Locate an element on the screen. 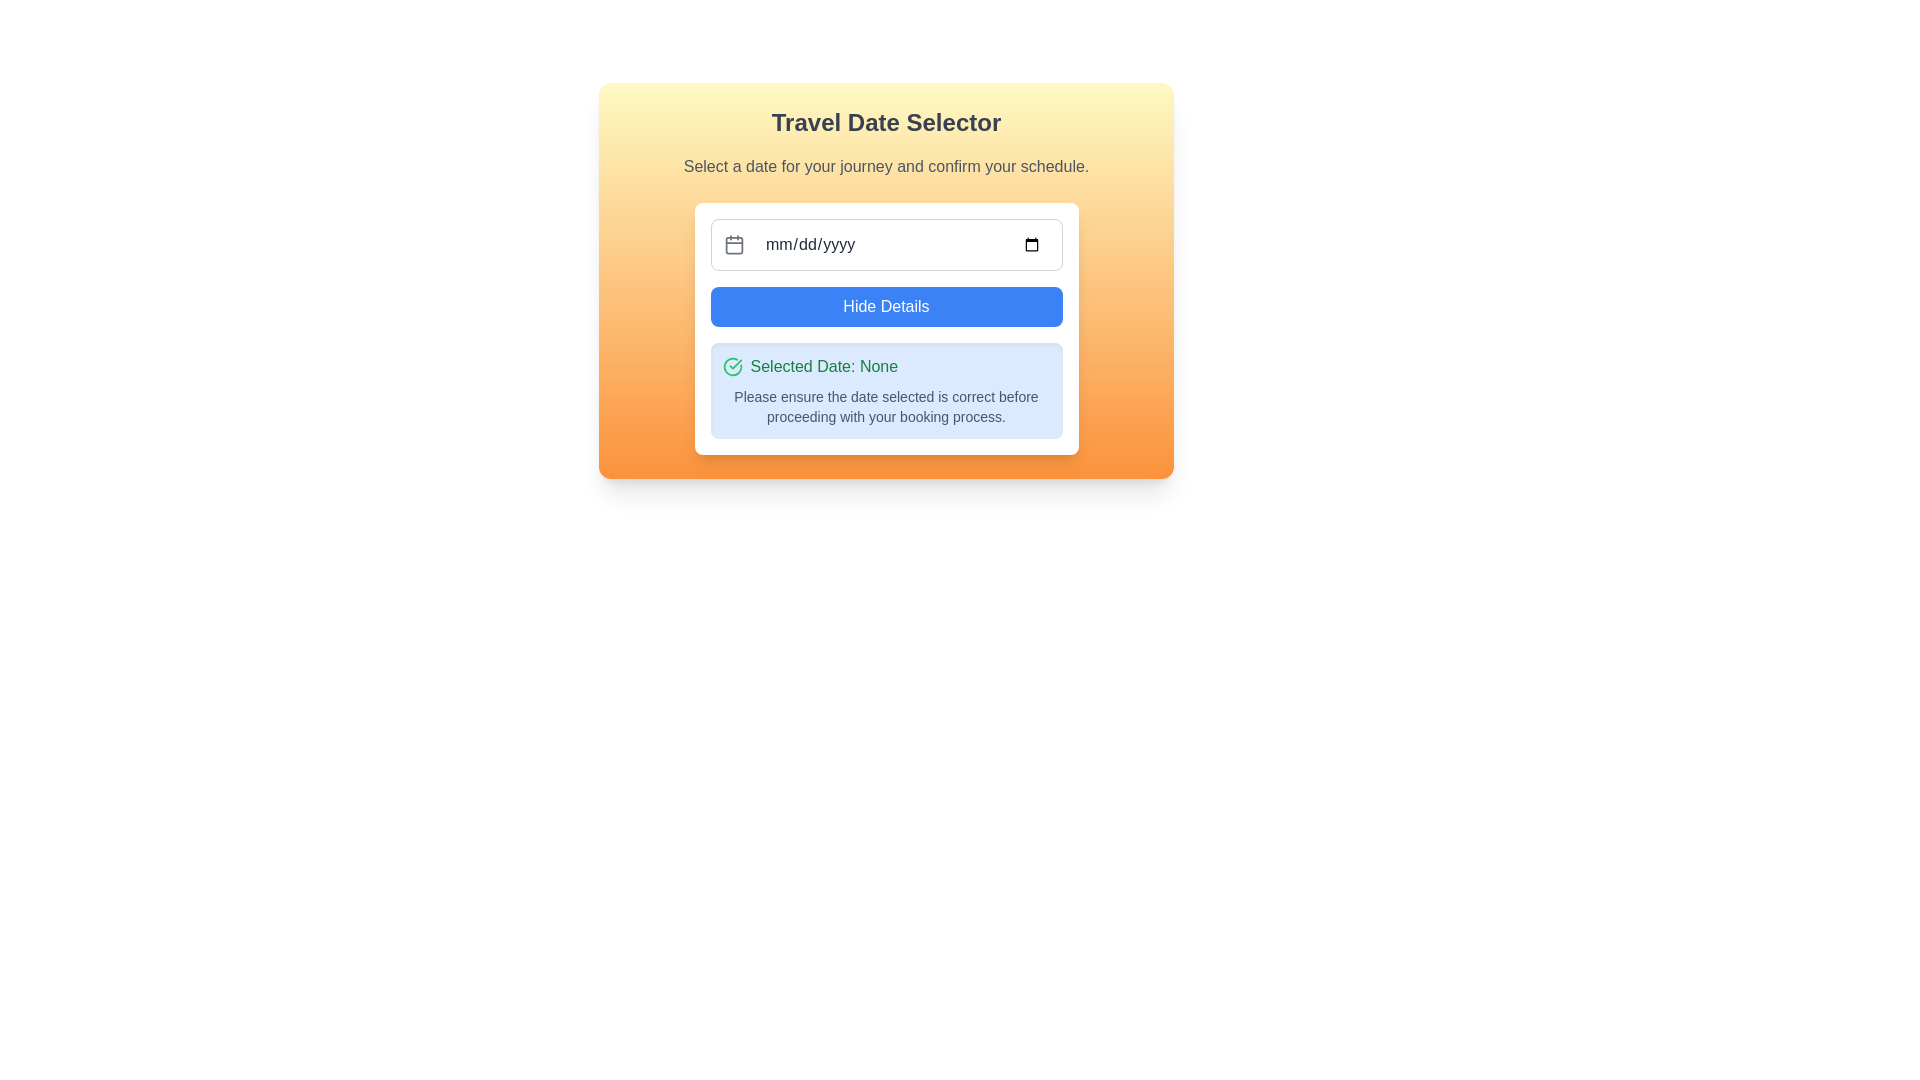  the decorative rectangle within the calendar icon, which enhances the date selection feature, located centrally within the icon is located at coordinates (733, 244).